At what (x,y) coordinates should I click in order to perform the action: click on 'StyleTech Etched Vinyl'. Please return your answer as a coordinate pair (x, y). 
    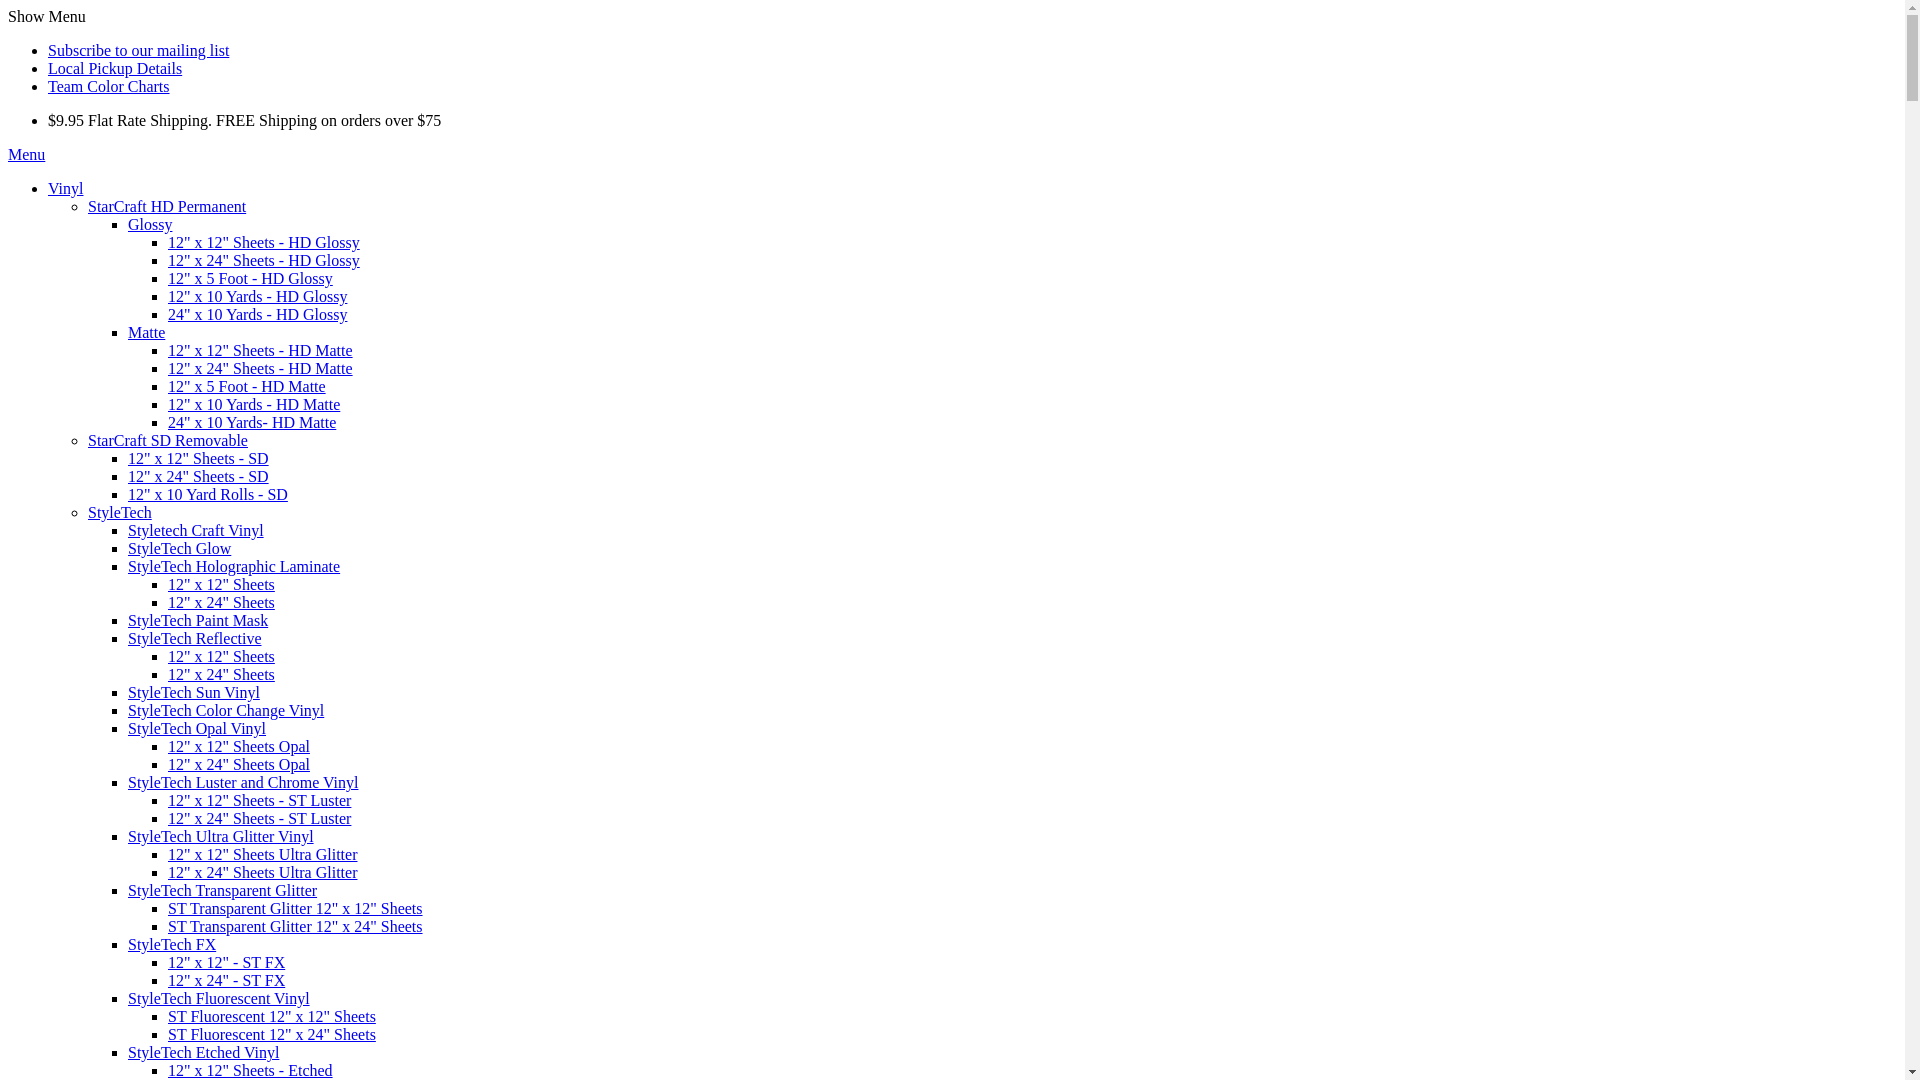
    Looking at the image, I should click on (203, 1051).